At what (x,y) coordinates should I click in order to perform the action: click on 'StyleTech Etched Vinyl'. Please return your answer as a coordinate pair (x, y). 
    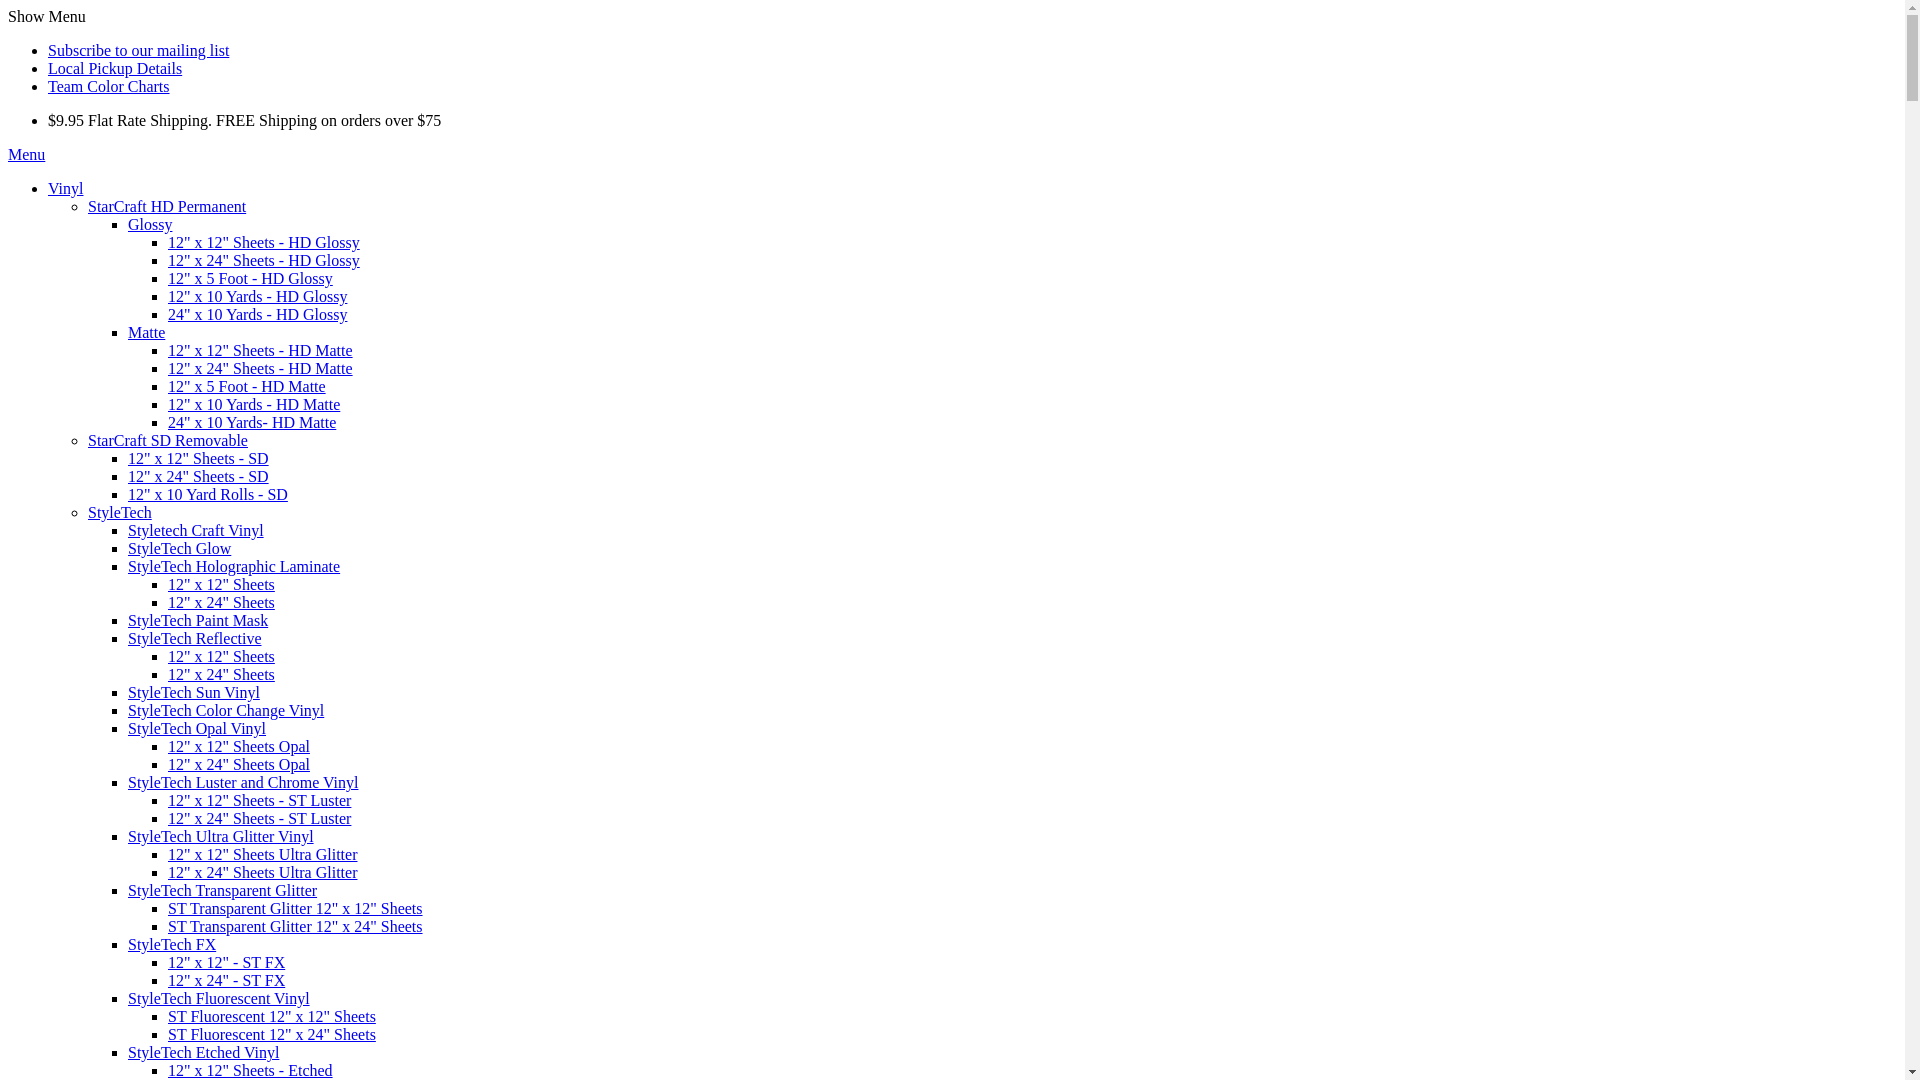
    Looking at the image, I should click on (203, 1051).